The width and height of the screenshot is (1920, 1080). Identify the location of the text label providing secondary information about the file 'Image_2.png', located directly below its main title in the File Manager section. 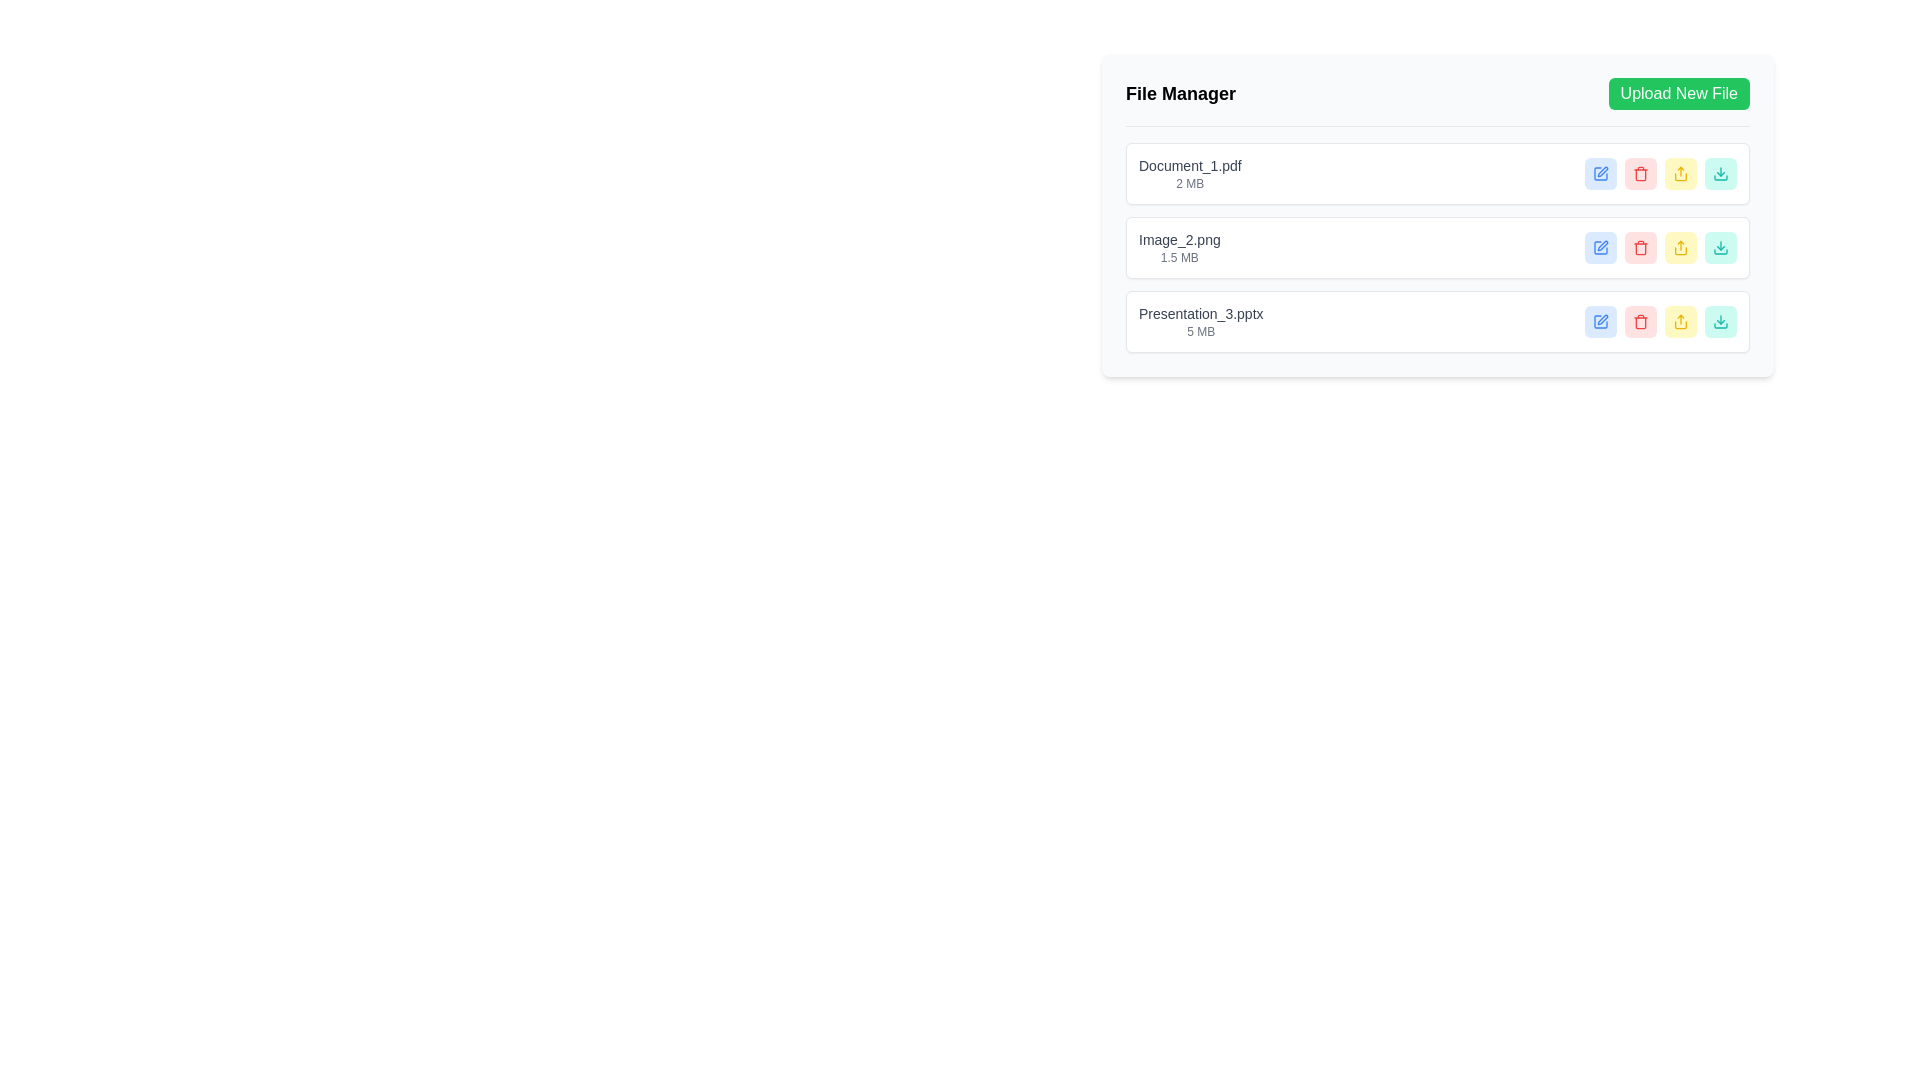
(1179, 257).